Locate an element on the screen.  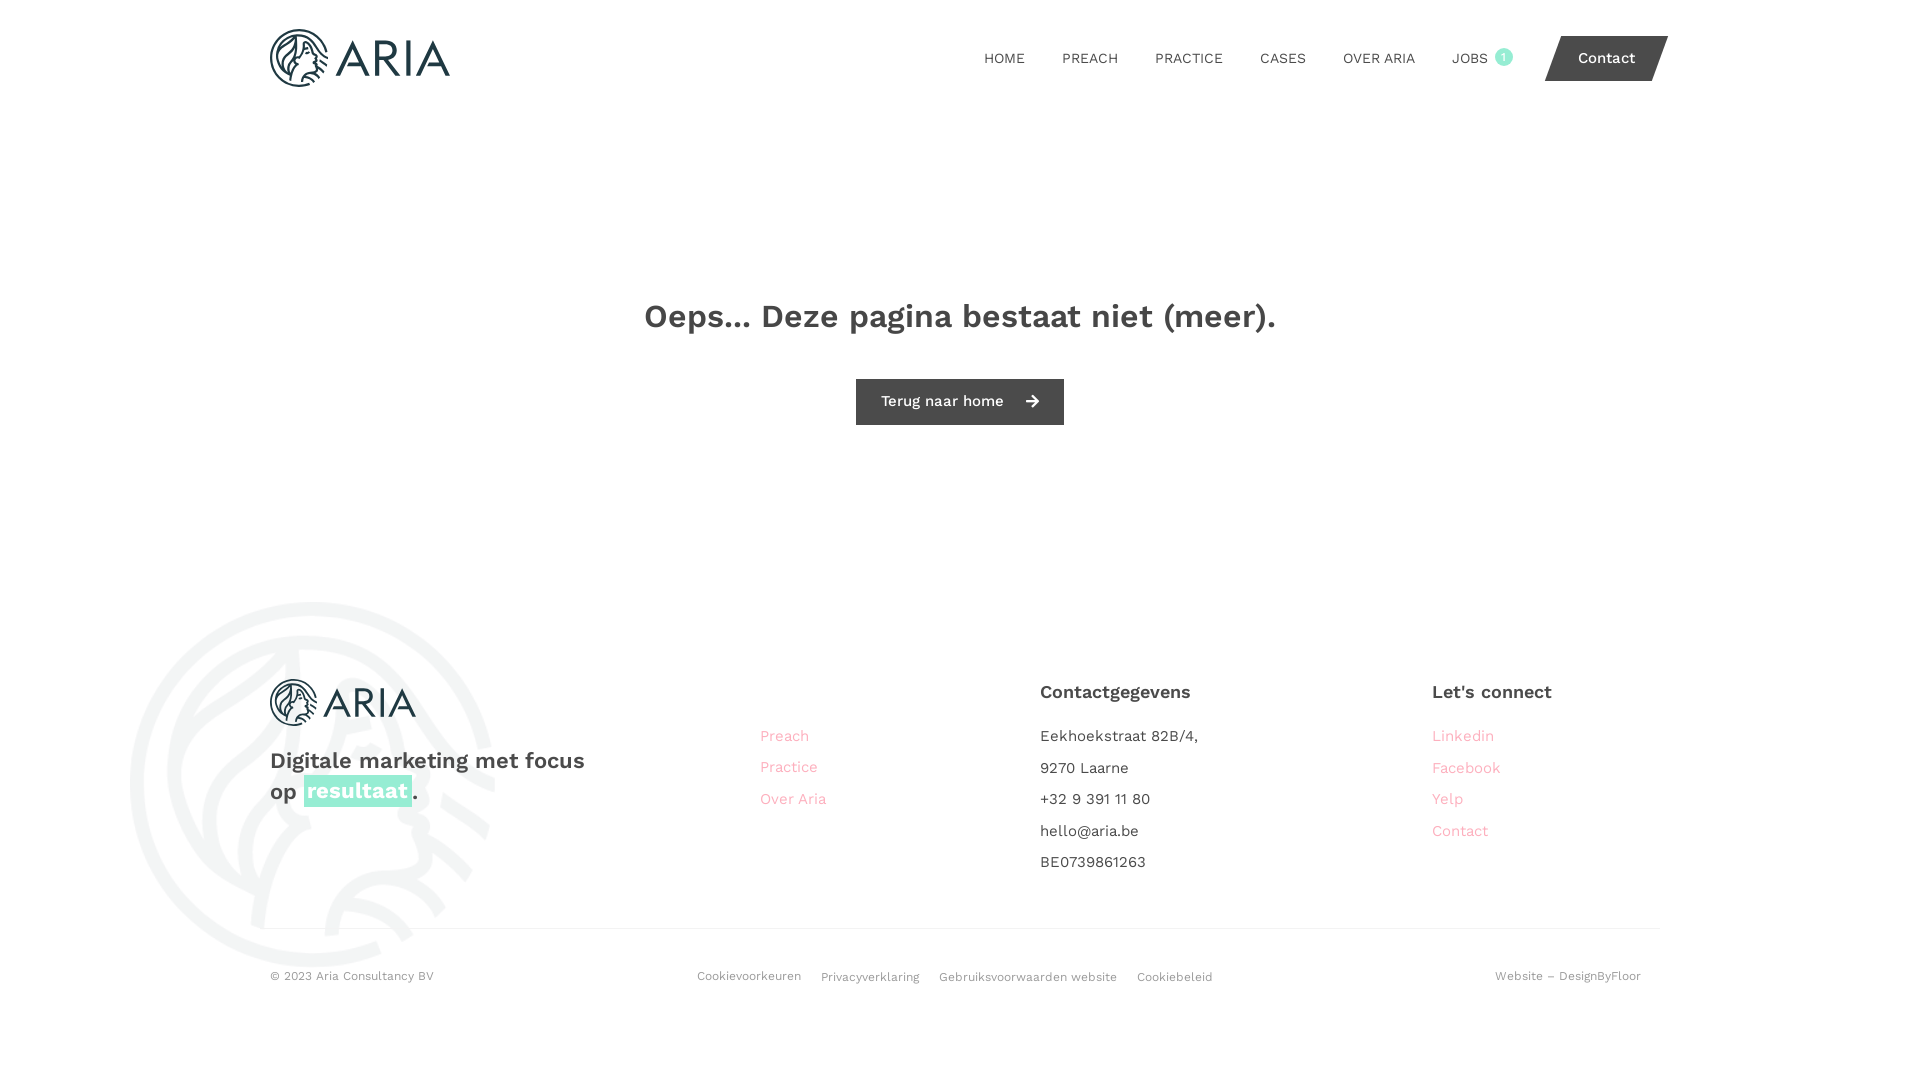
'1' is located at coordinates (1503, 56).